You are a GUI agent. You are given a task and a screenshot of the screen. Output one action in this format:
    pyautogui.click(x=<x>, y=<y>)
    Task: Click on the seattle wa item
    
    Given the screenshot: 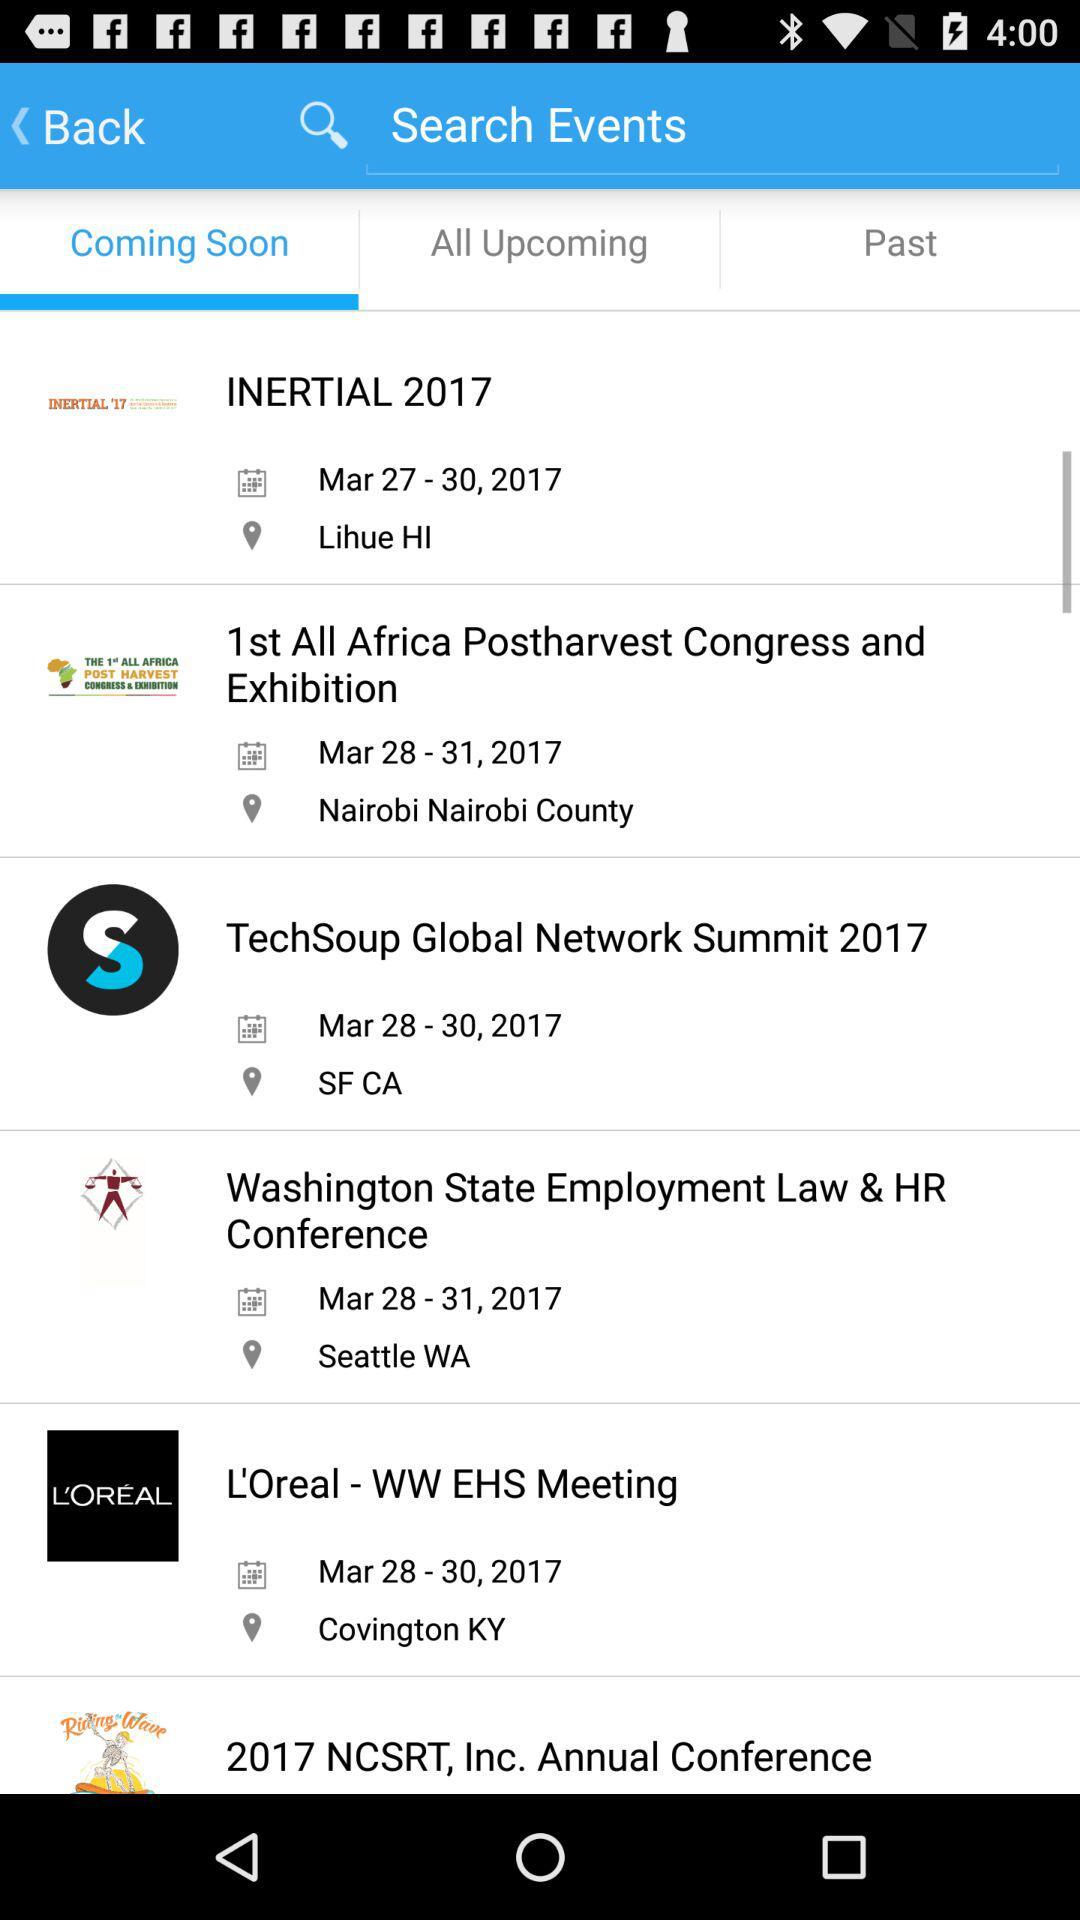 What is the action you would take?
    pyautogui.click(x=394, y=1354)
    